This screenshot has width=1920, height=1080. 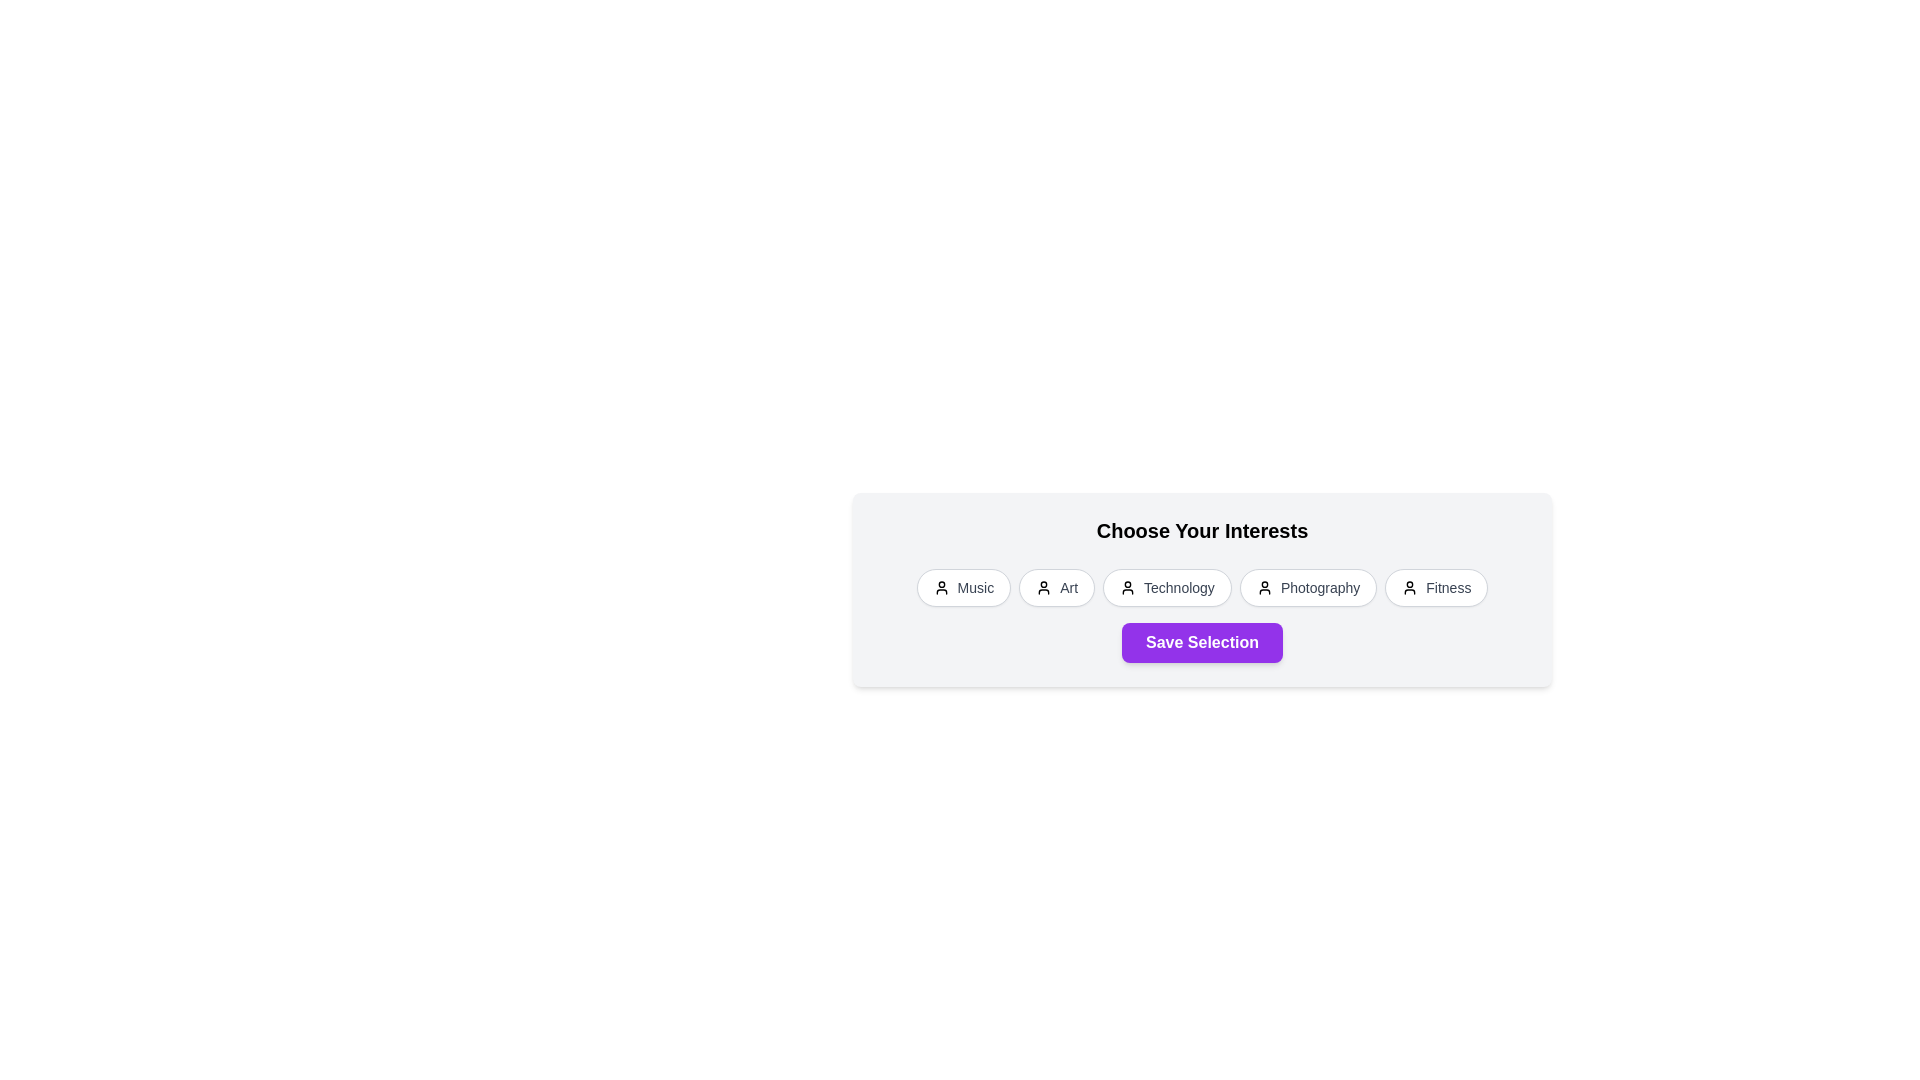 I want to click on the interest chip labeled Technology by clicking on it, so click(x=1167, y=586).